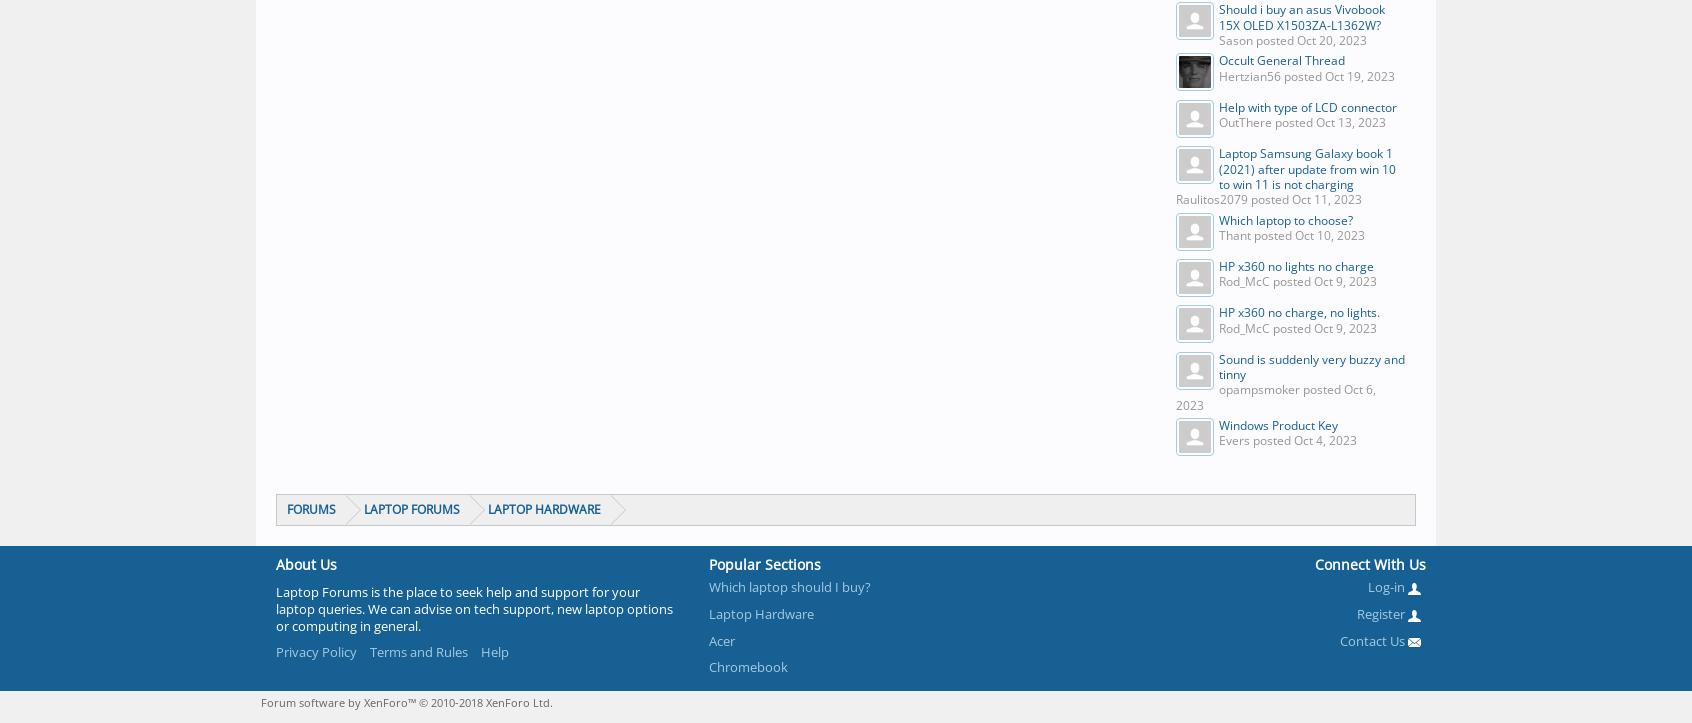  I want to click on 'About Us', so click(305, 563).